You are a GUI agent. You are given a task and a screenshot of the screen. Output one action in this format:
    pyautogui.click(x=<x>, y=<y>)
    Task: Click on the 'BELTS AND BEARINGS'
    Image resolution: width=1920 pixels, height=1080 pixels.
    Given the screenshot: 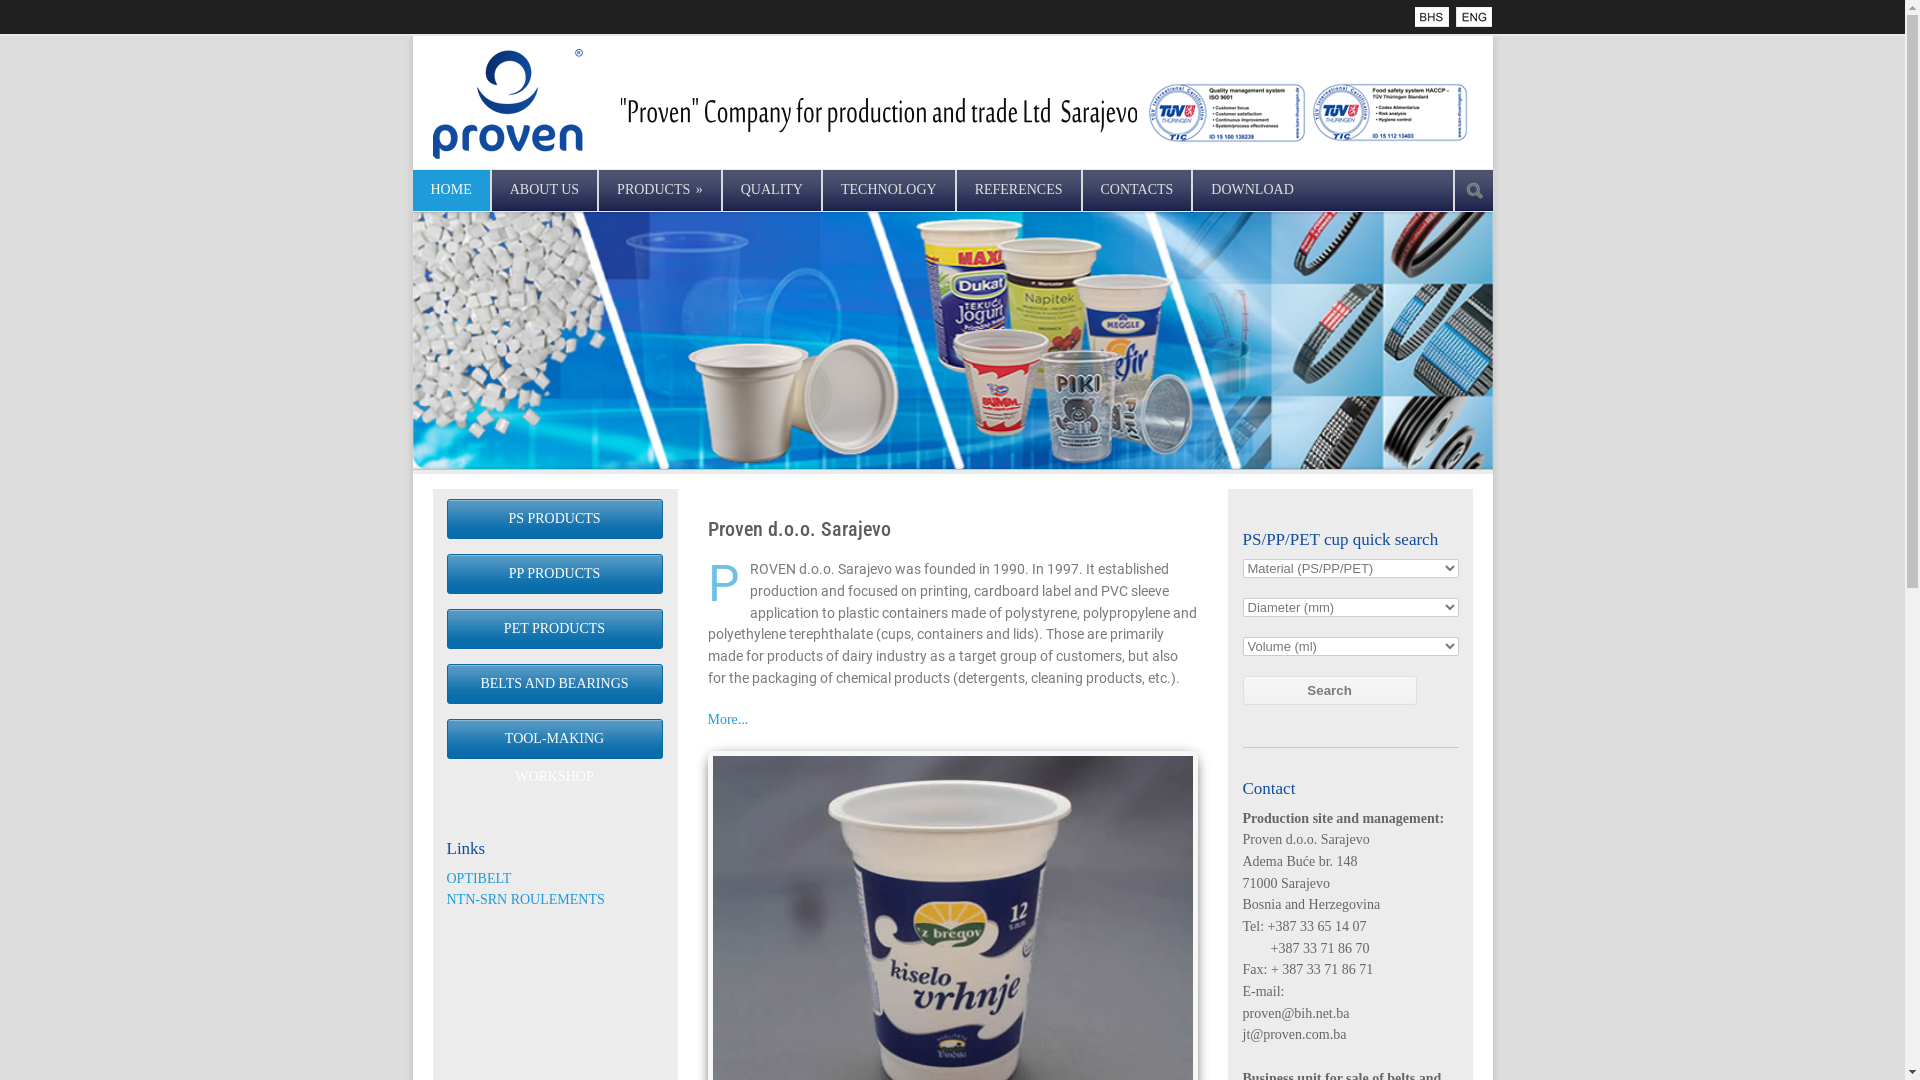 What is the action you would take?
    pyautogui.click(x=445, y=682)
    